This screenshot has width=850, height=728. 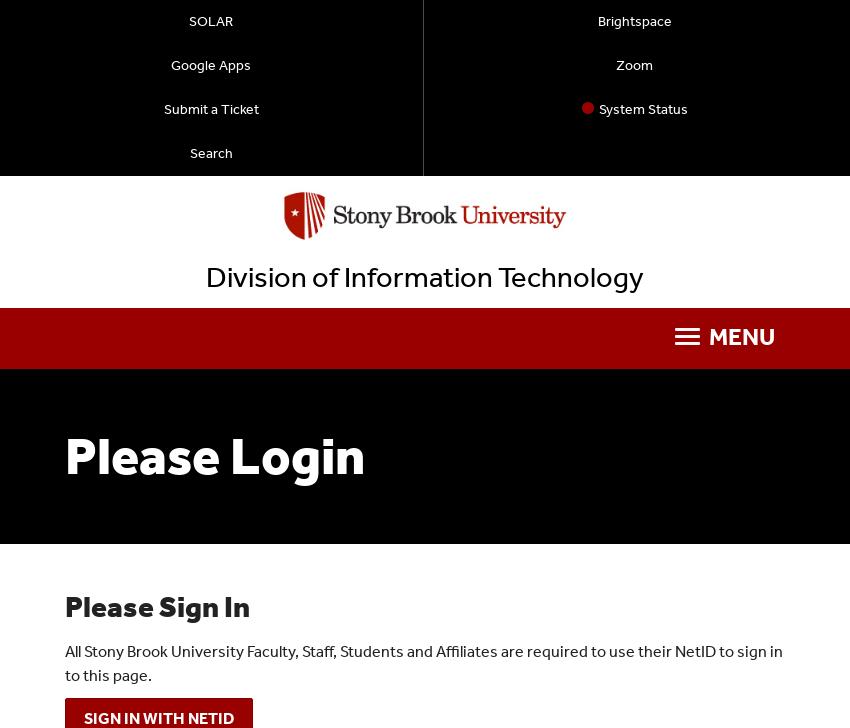 What do you see at coordinates (65, 455) in the screenshot?
I see `'Please Login'` at bounding box center [65, 455].